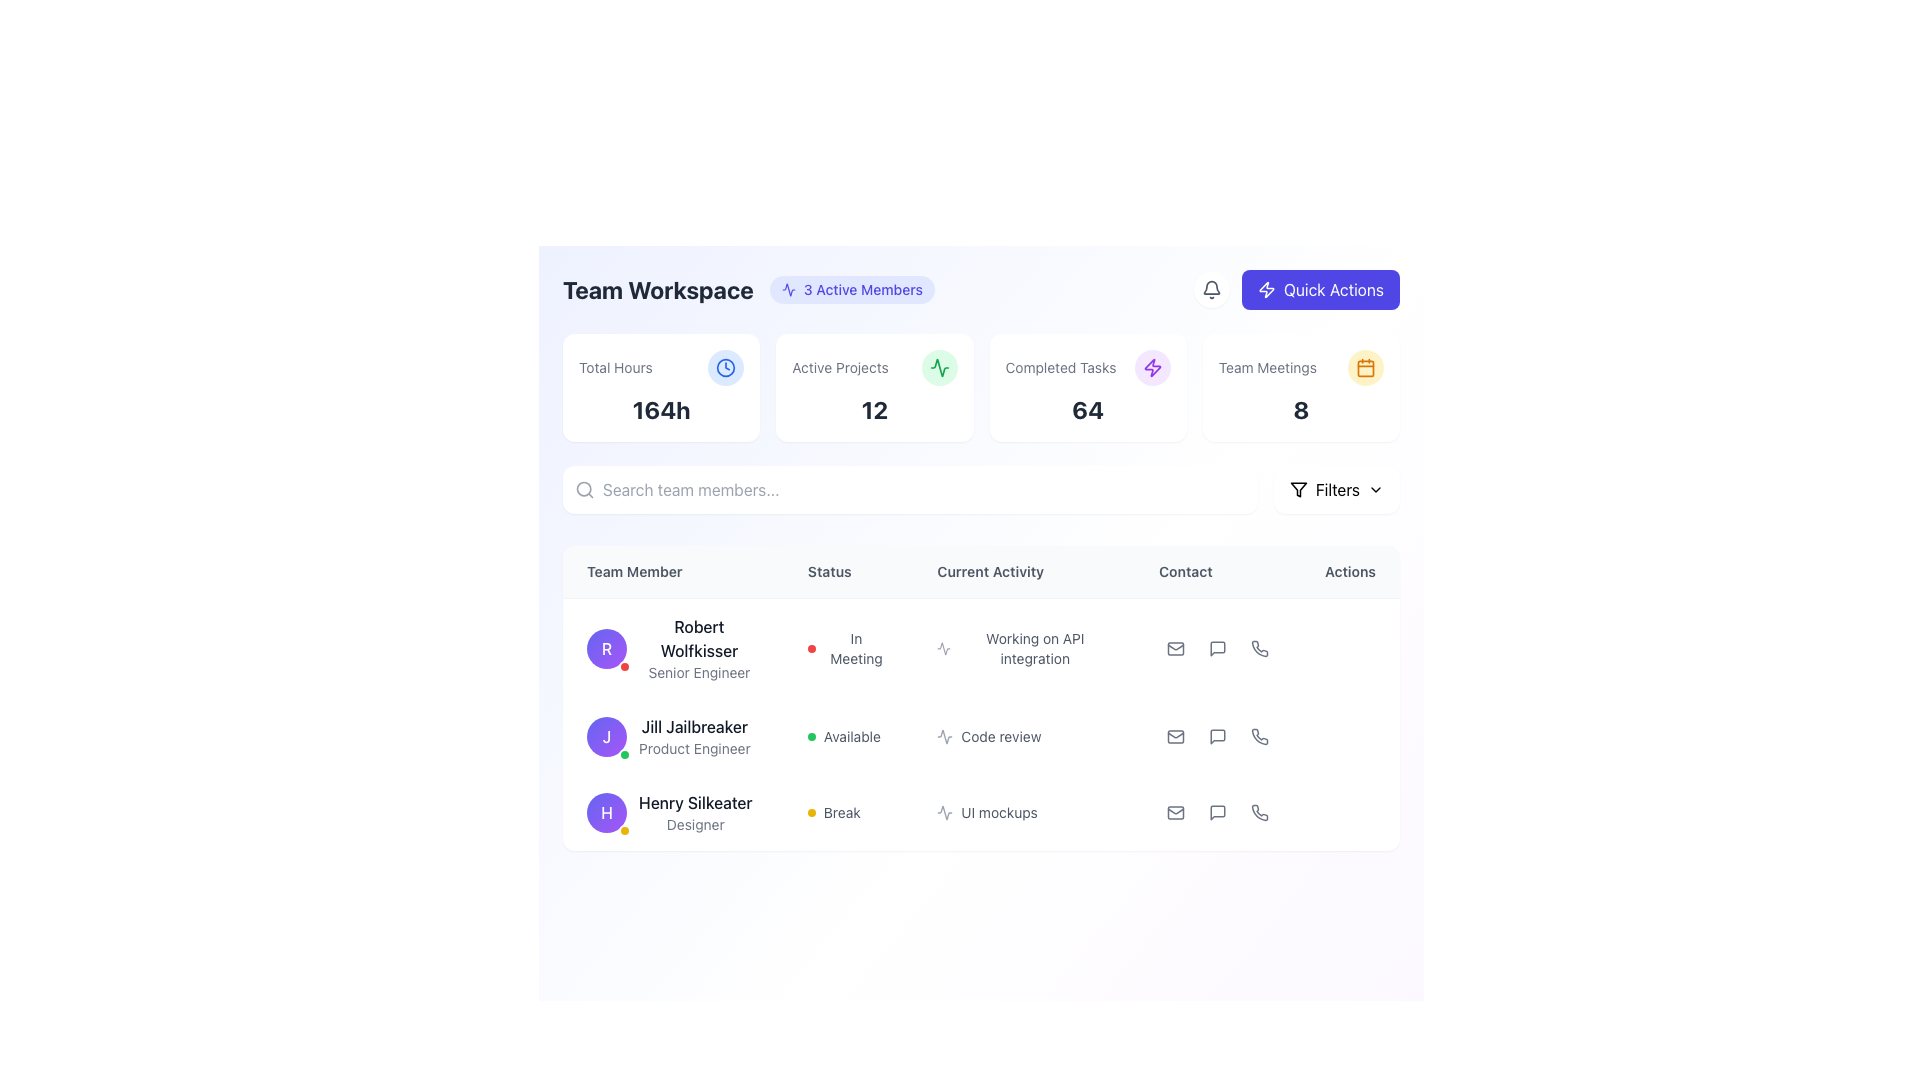  I want to click on the avatar of user 'Jill Jailbreaker' in the 'Team Member' section, so click(605, 736).